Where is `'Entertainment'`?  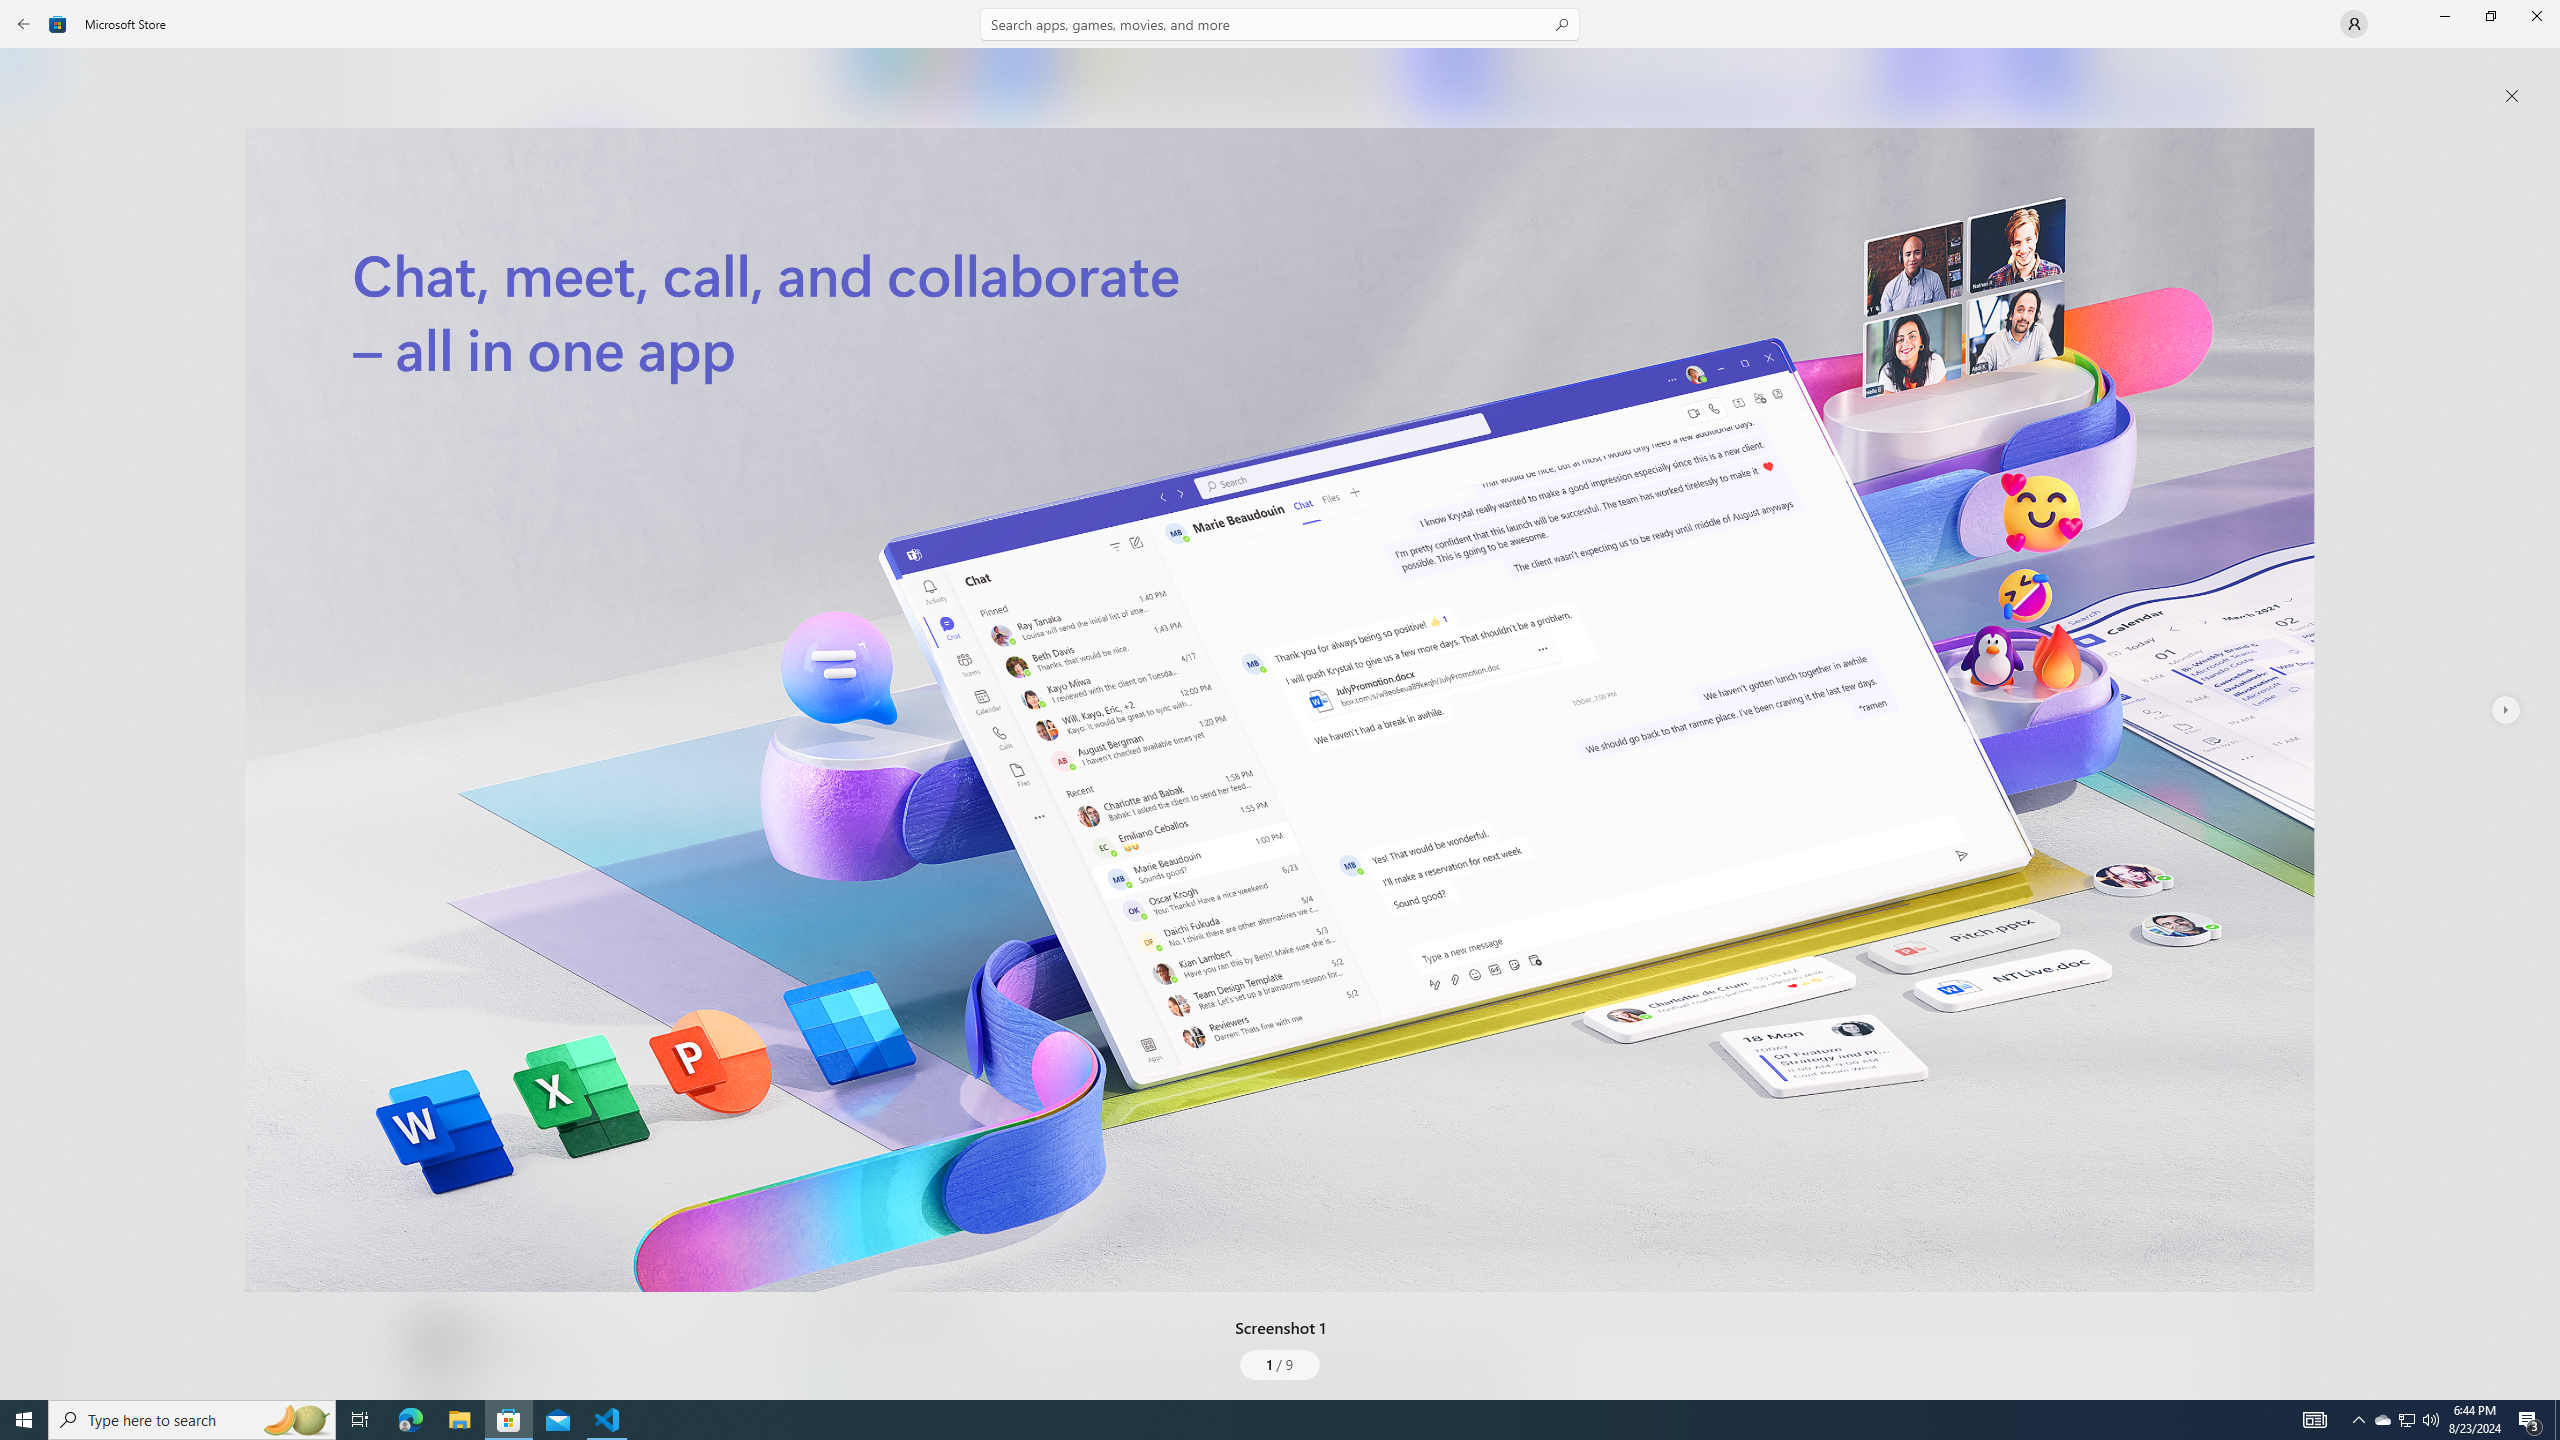 'Entertainment' is located at coordinates (34, 326).